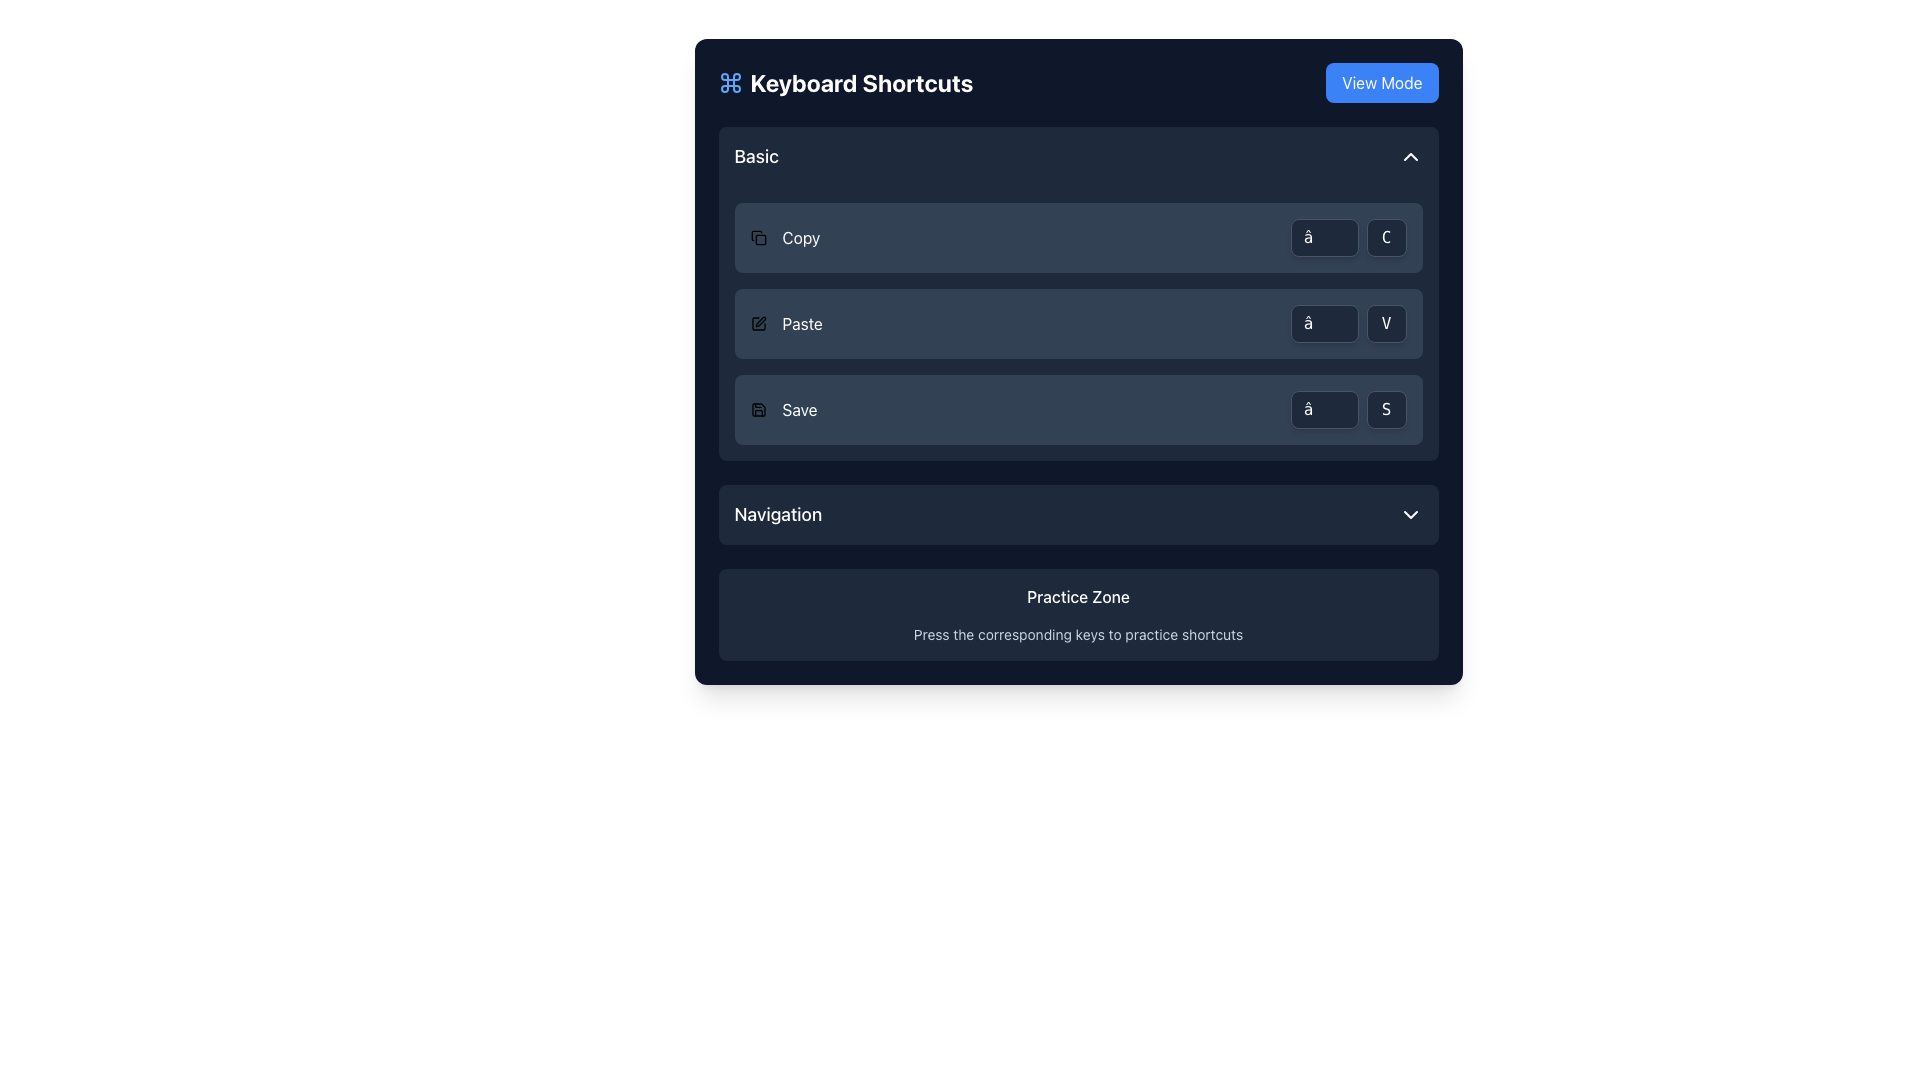  Describe the element at coordinates (1409, 514) in the screenshot. I see `the Dropdown indicator icon located at the far right end of the 'Navigation' section` at that location.